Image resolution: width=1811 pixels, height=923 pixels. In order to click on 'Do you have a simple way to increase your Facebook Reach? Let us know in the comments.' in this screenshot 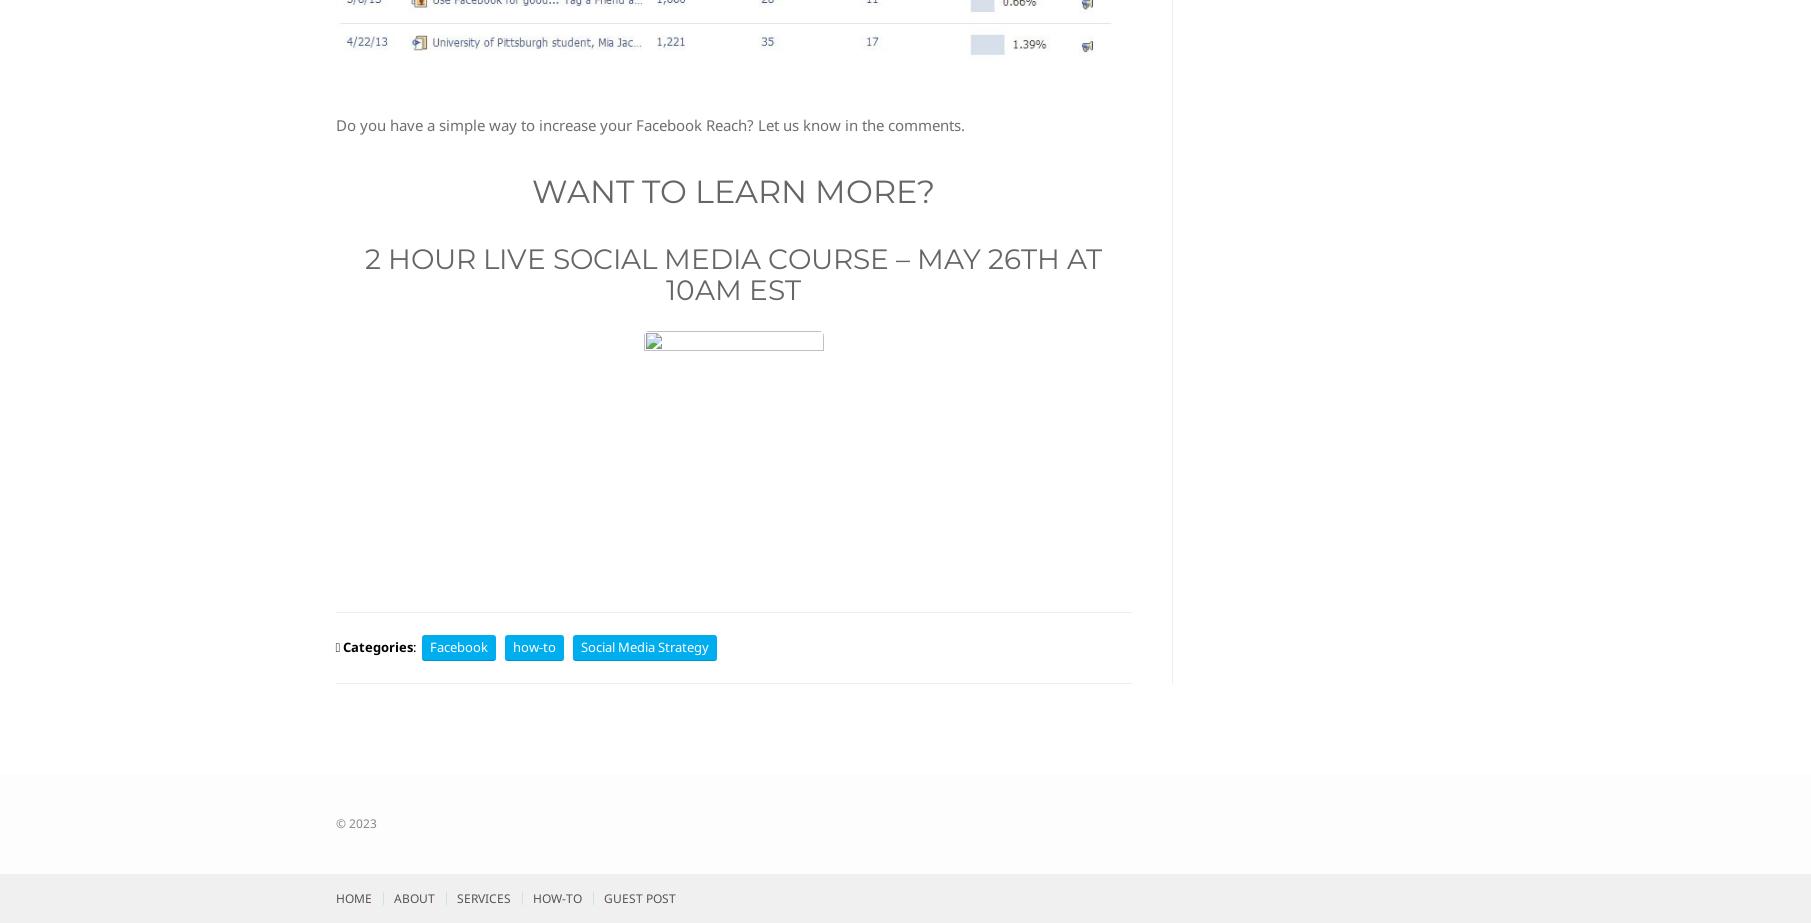, I will do `click(649, 123)`.